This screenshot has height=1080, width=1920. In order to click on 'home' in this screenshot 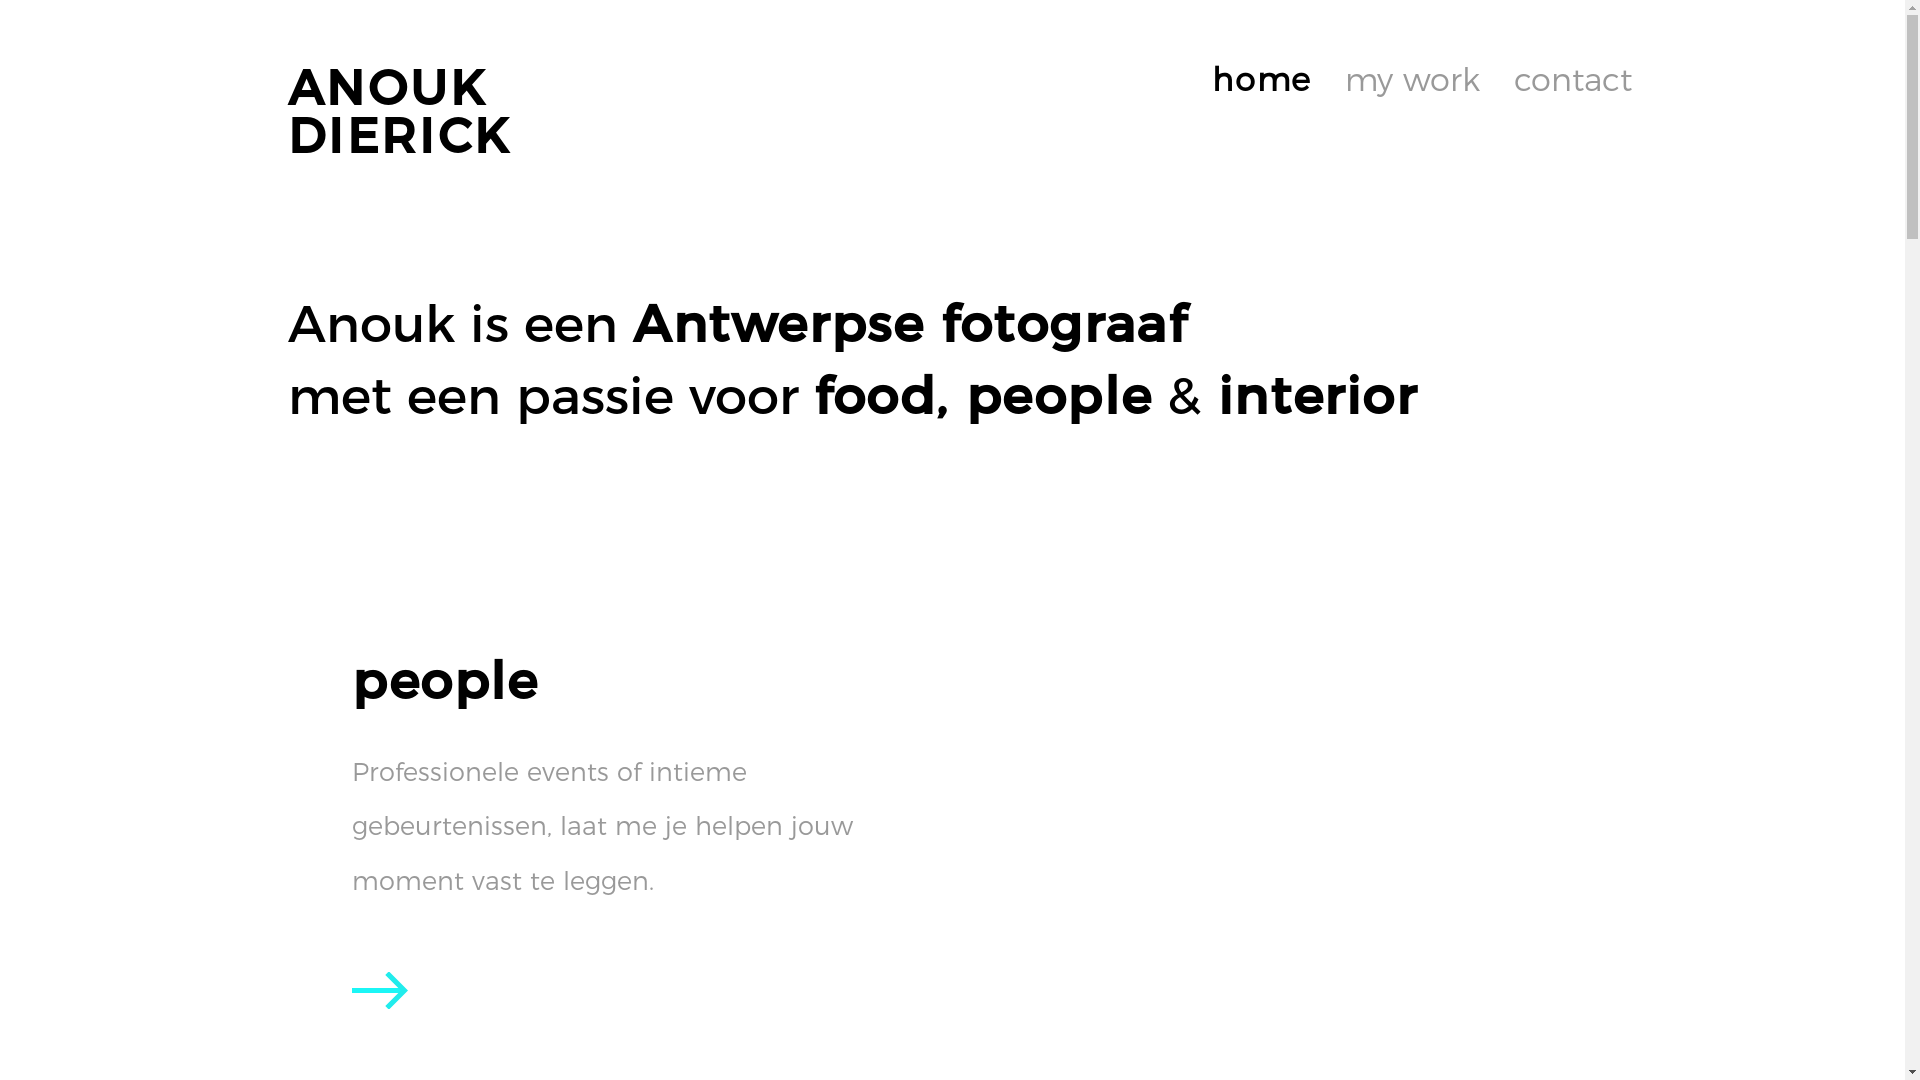, I will do `click(1210, 111)`.